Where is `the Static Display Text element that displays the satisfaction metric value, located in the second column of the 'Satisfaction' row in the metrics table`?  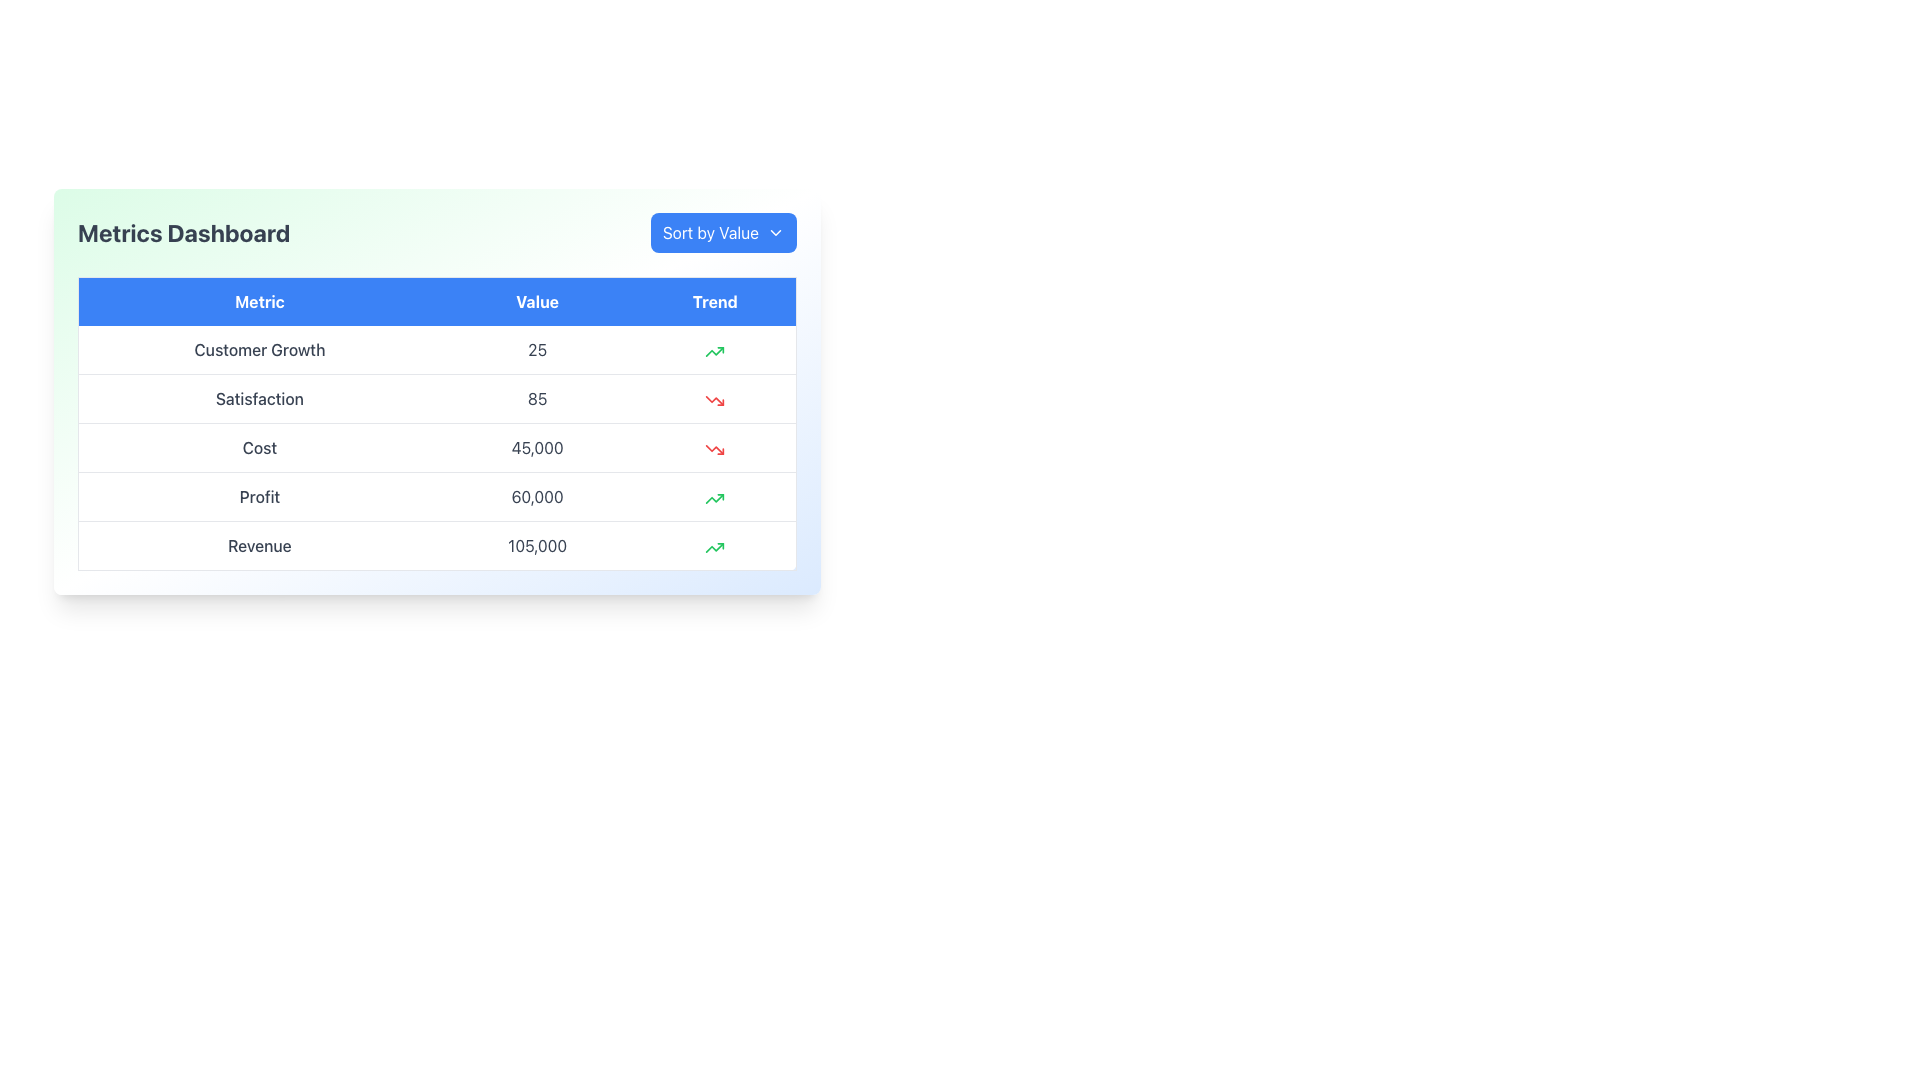
the Static Display Text element that displays the satisfaction metric value, located in the second column of the 'Satisfaction' row in the metrics table is located at coordinates (537, 398).